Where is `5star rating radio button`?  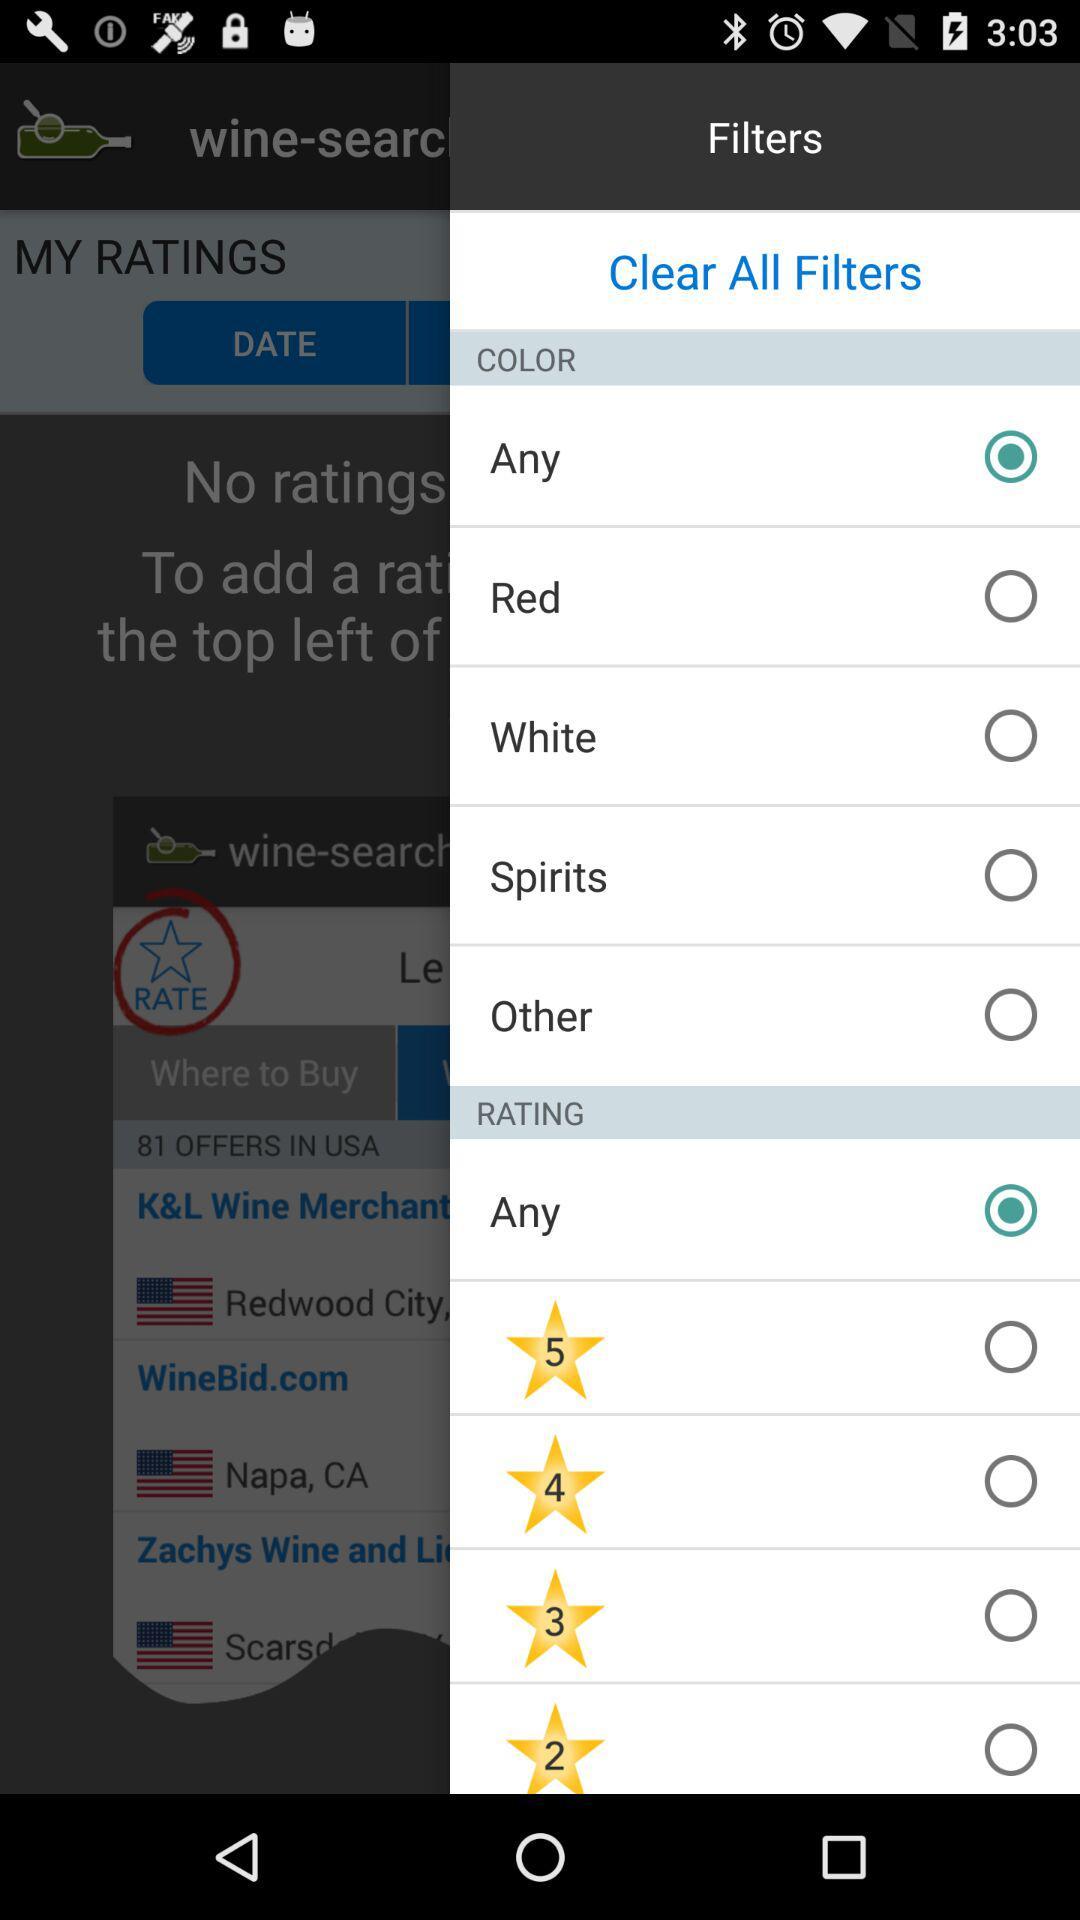
5star rating radio button is located at coordinates (555, 1347).